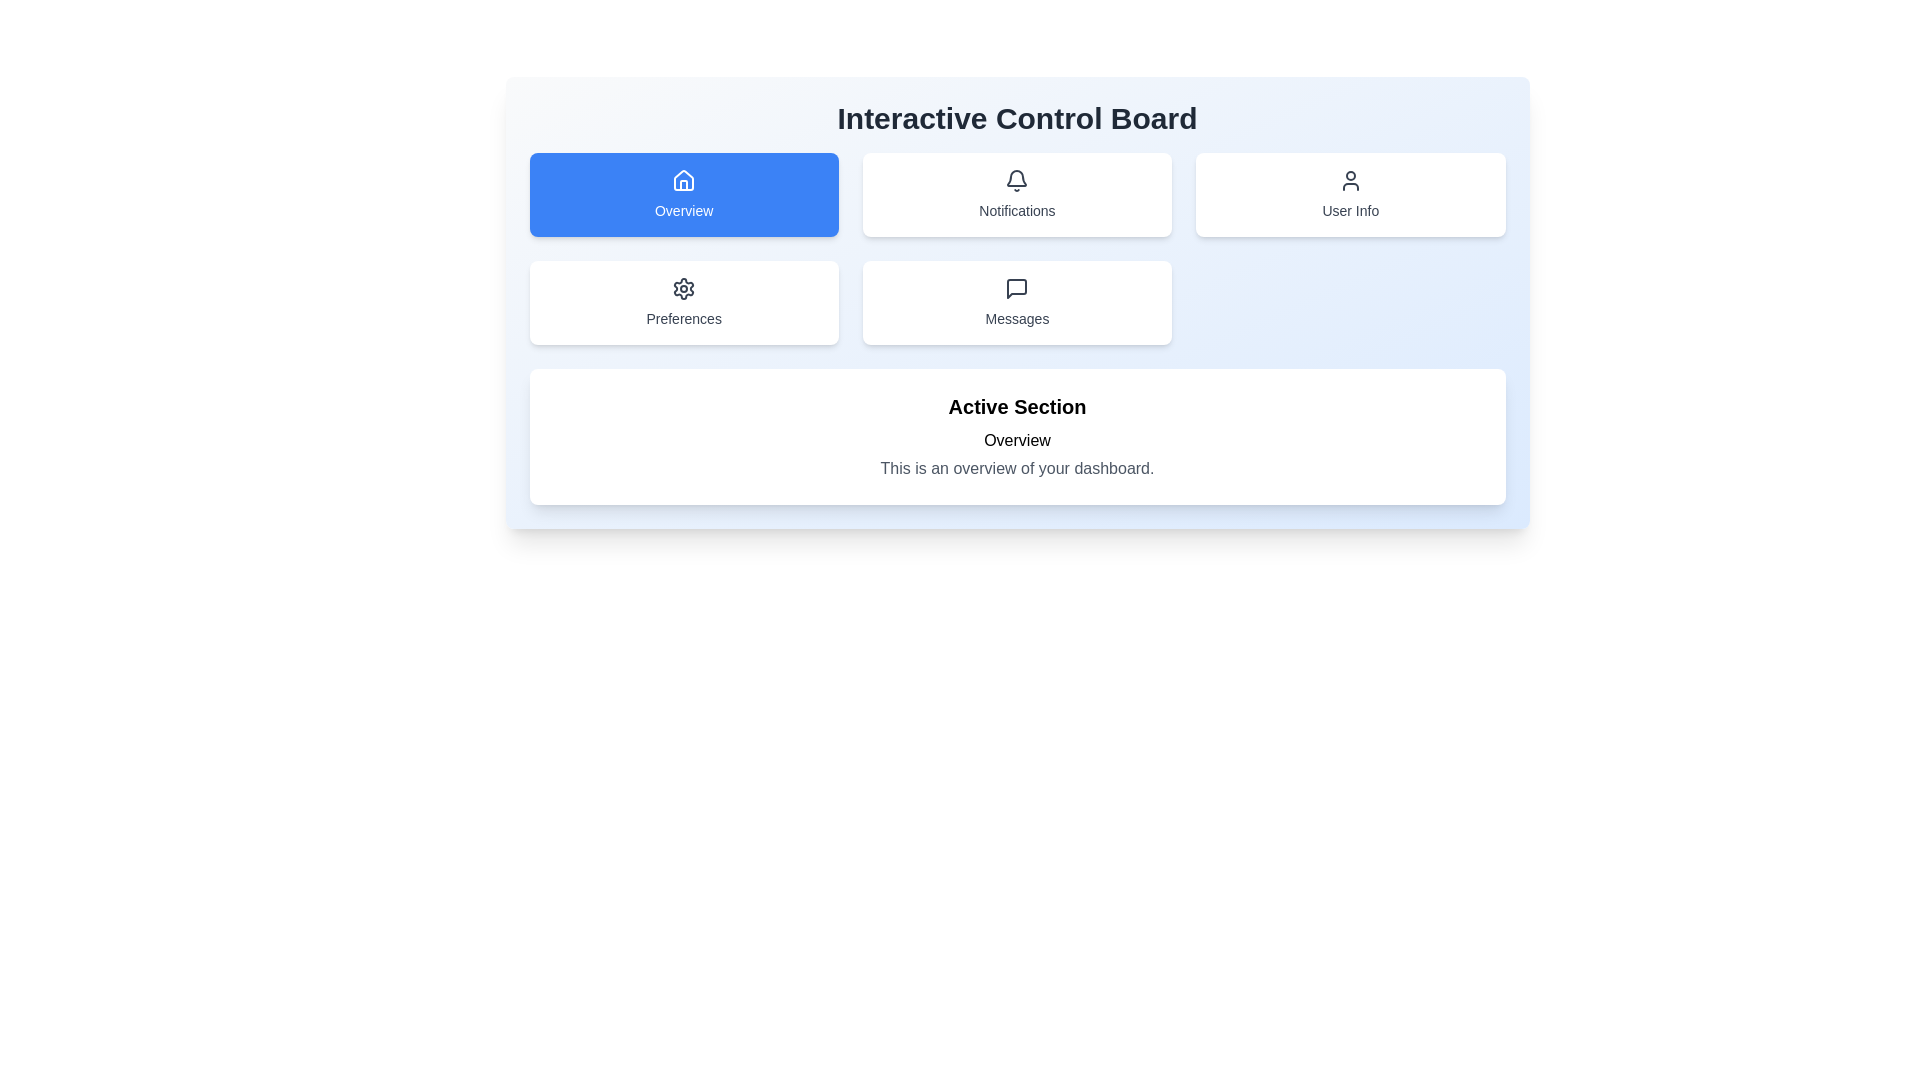 The image size is (1920, 1080). What do you see at coordinates (684, 289) in the screenshot?
I see `the cogwheel icon in the Preferences button` at bounding box center [684, 289].